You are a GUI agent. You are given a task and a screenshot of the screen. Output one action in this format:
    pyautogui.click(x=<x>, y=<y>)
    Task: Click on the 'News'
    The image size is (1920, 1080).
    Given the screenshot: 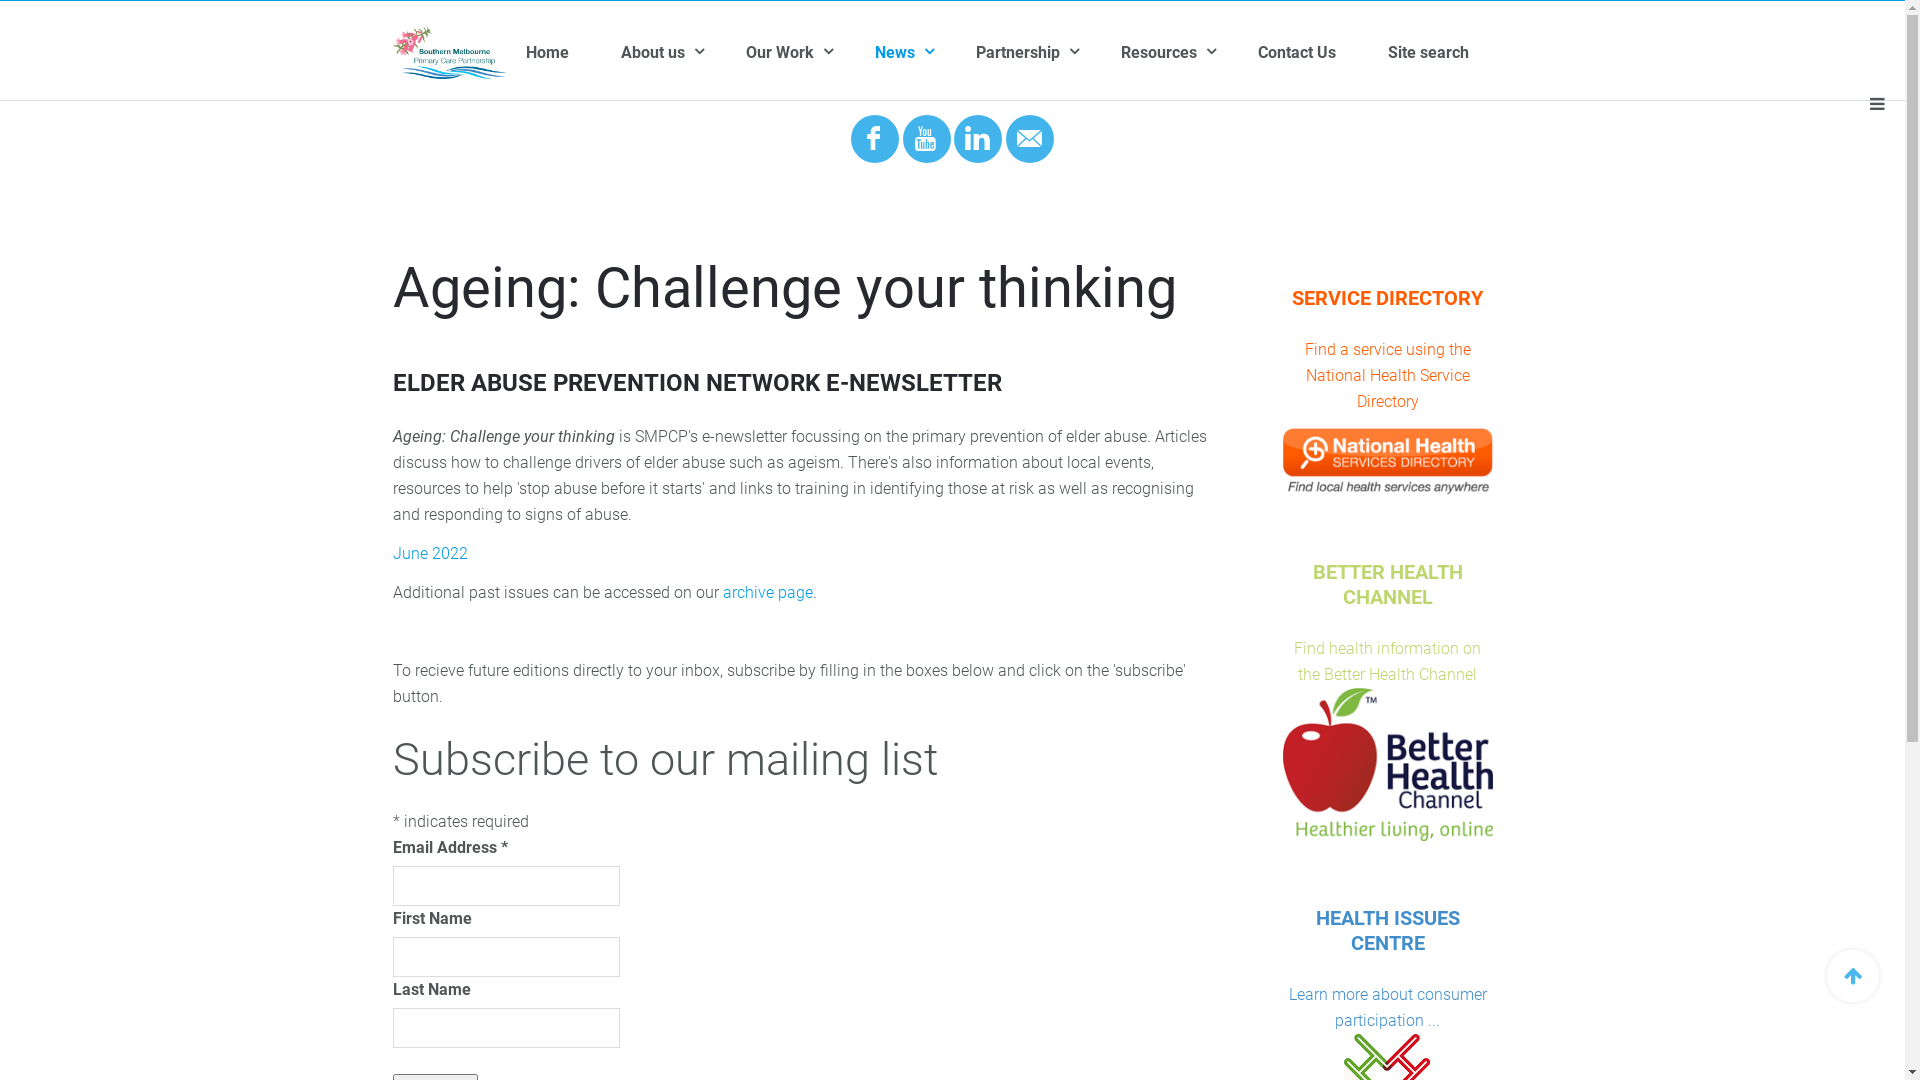 What is the action you would take?
    pyautogui.click(x=924, y=52)
    